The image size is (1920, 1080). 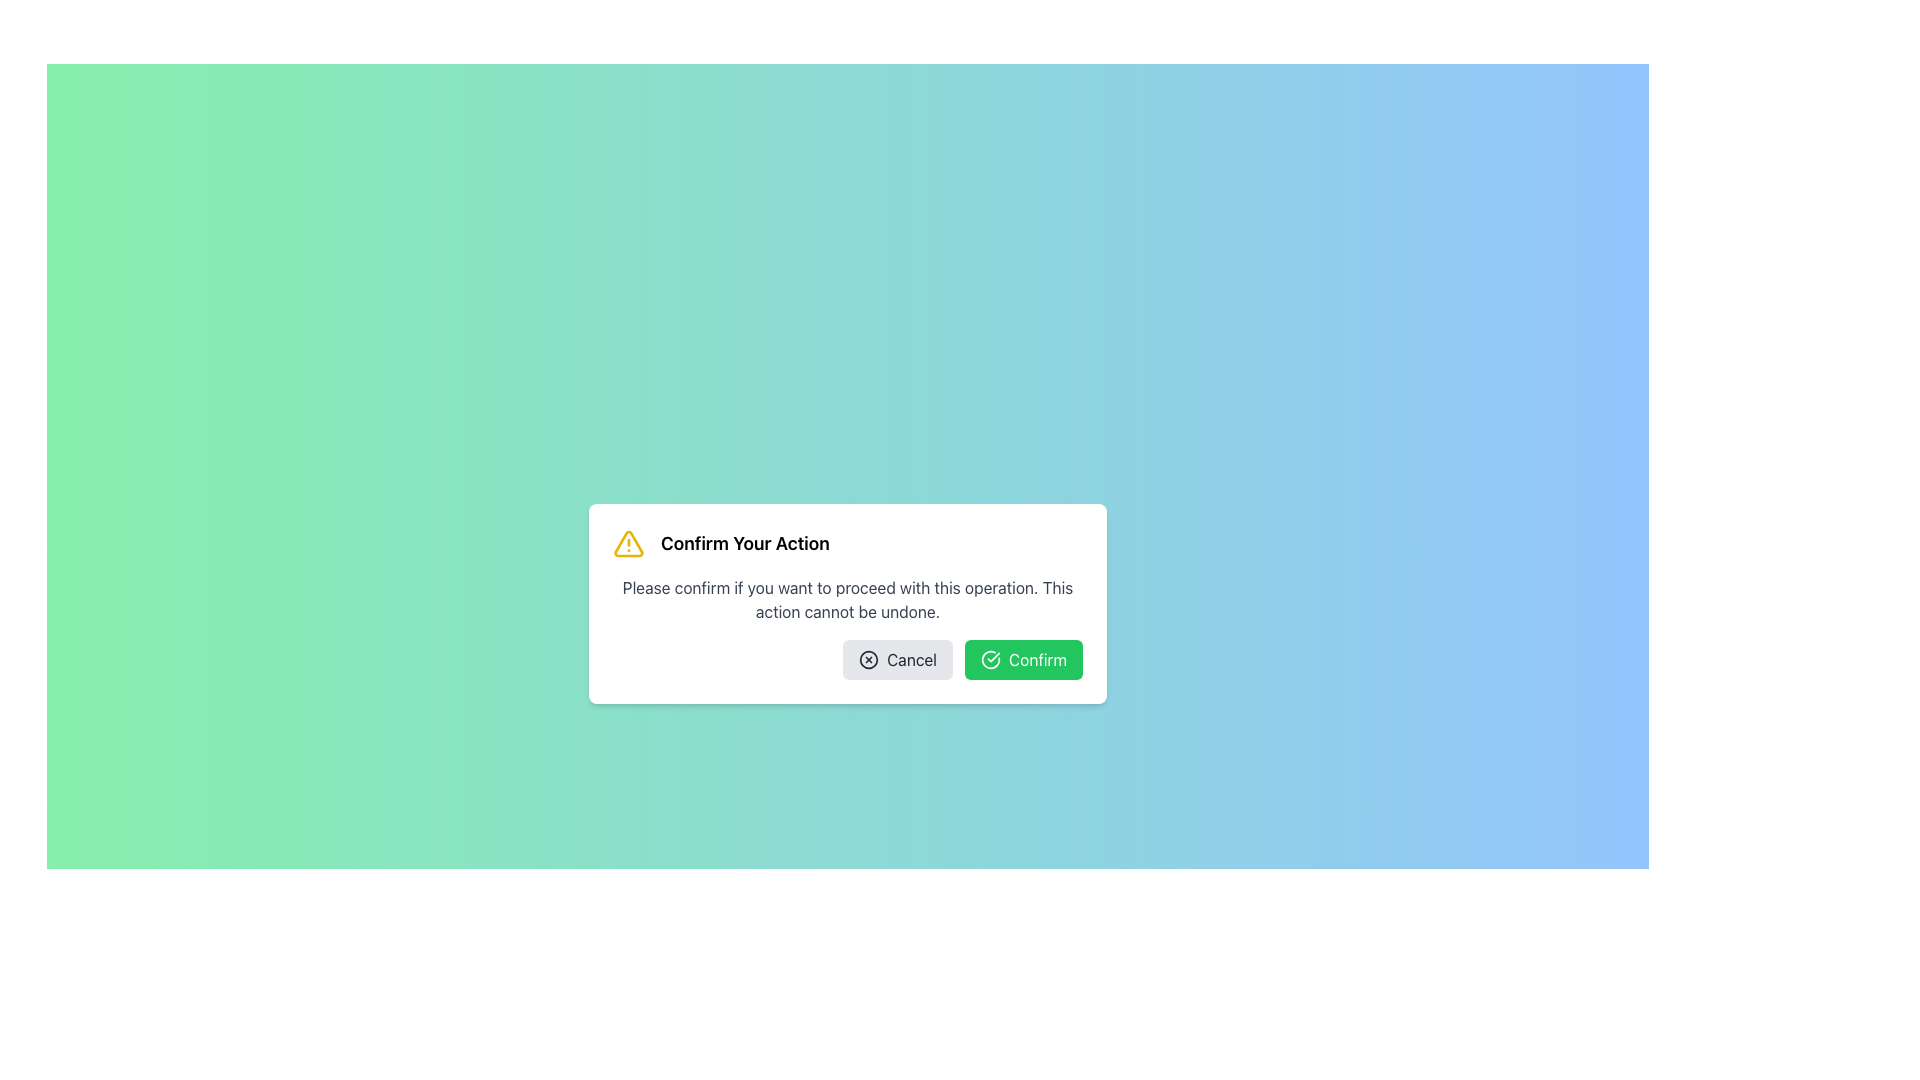 I want to click on the 'Confirm' button, which has a bright green background, rounded corners, and features a white text label with a checkmark icon to confirm the action, so click(x=1023, y=659).